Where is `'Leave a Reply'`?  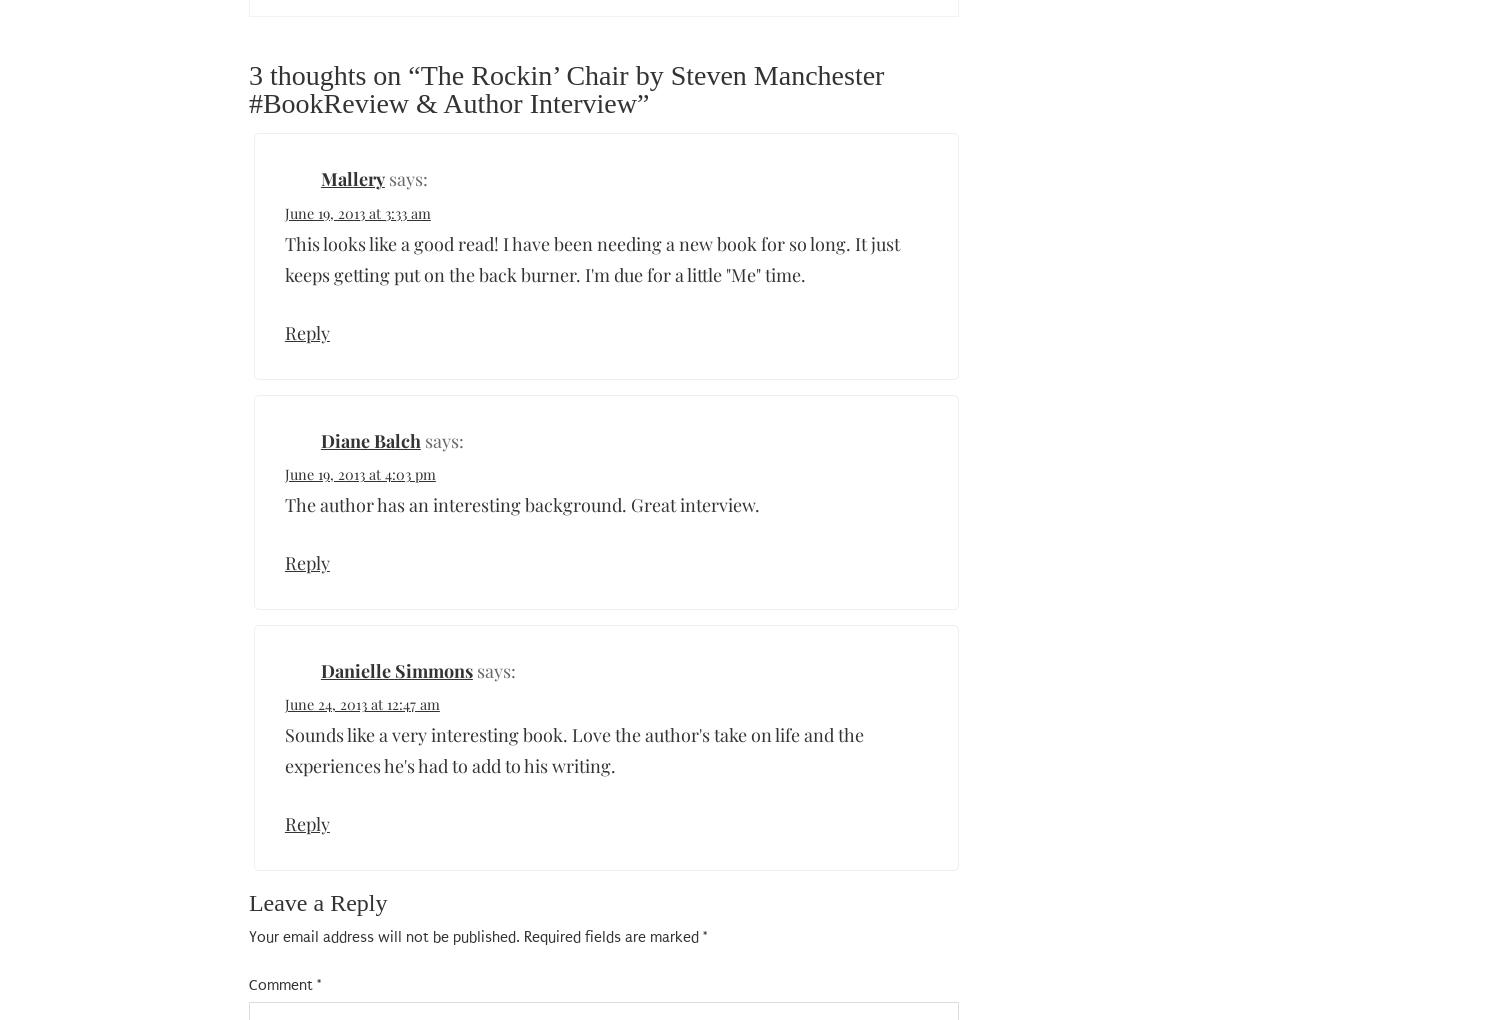
'Leave a Reply' is located at coordinates (316, 903).